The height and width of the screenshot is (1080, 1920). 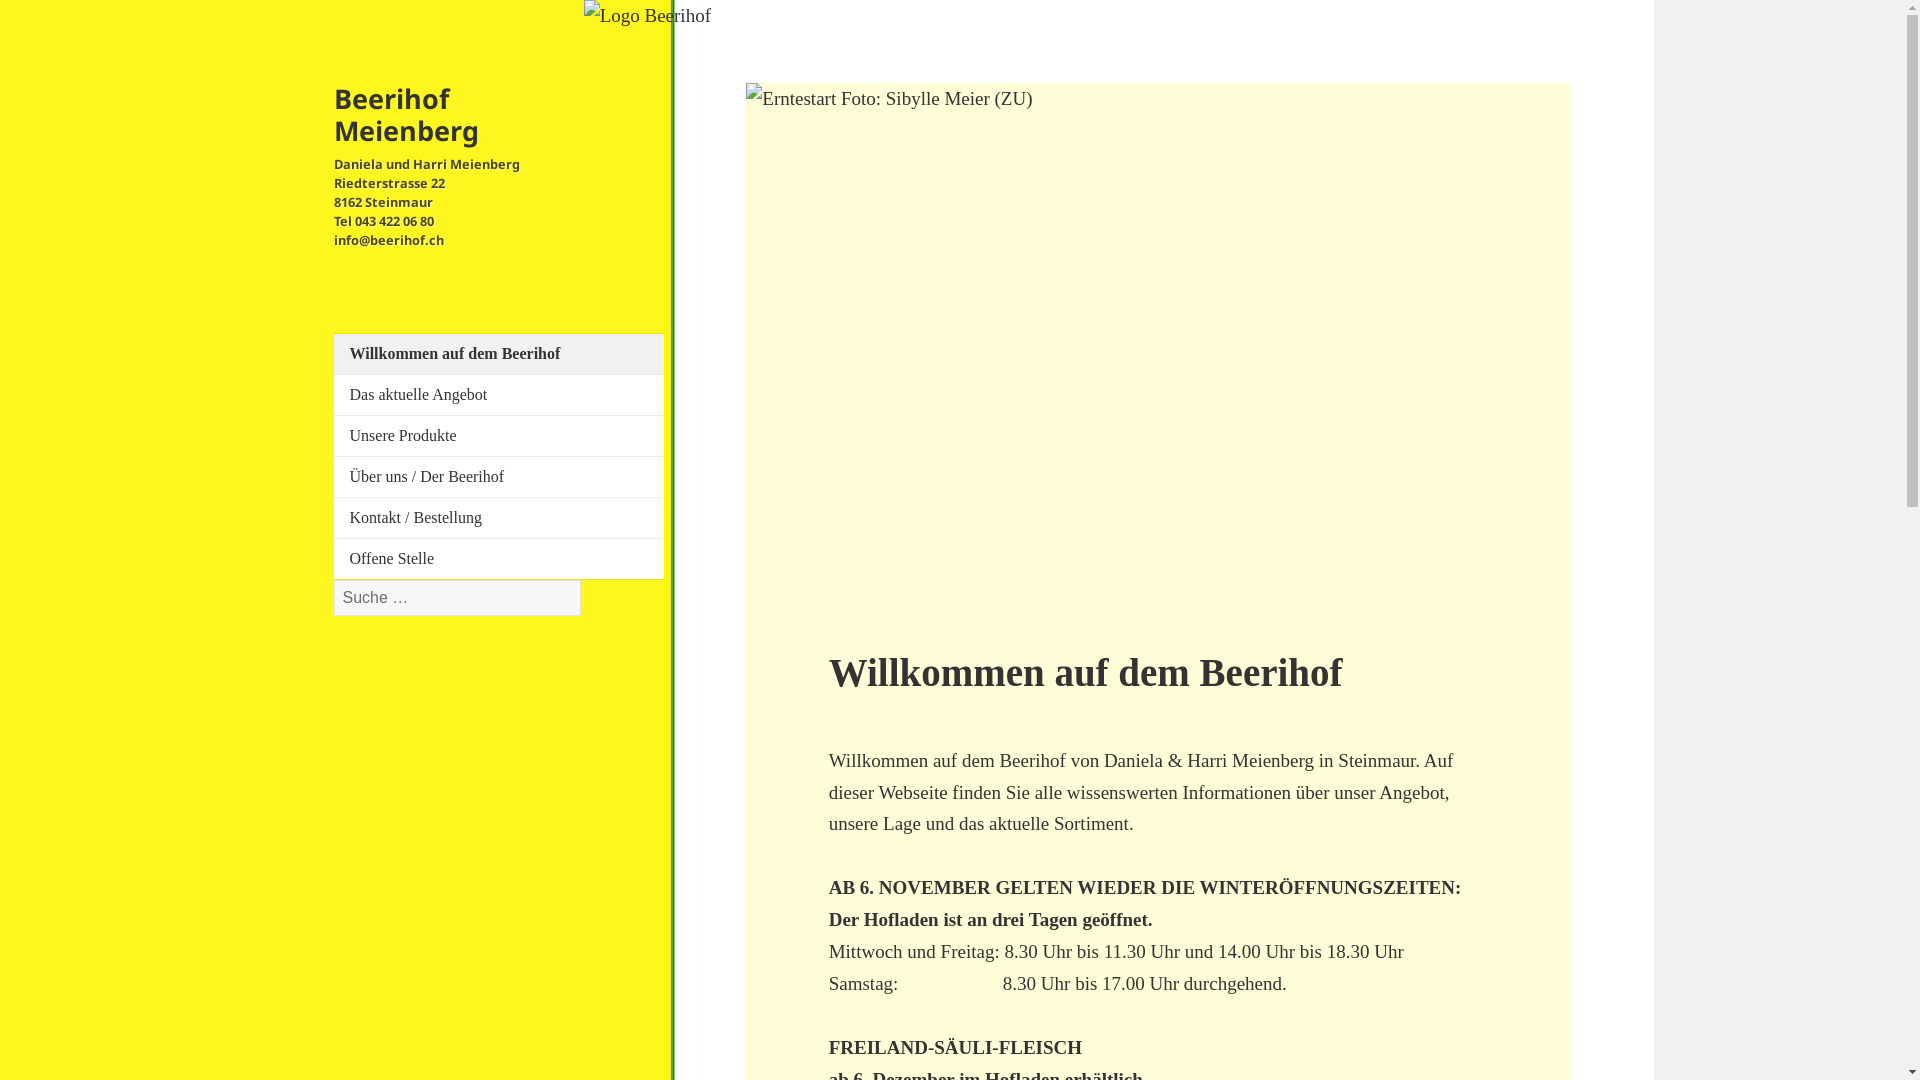 What do you see at coordinates (507, 434) in the screenshot?
I see `'Unsere Produkte'` at bounding box center [507, 434].